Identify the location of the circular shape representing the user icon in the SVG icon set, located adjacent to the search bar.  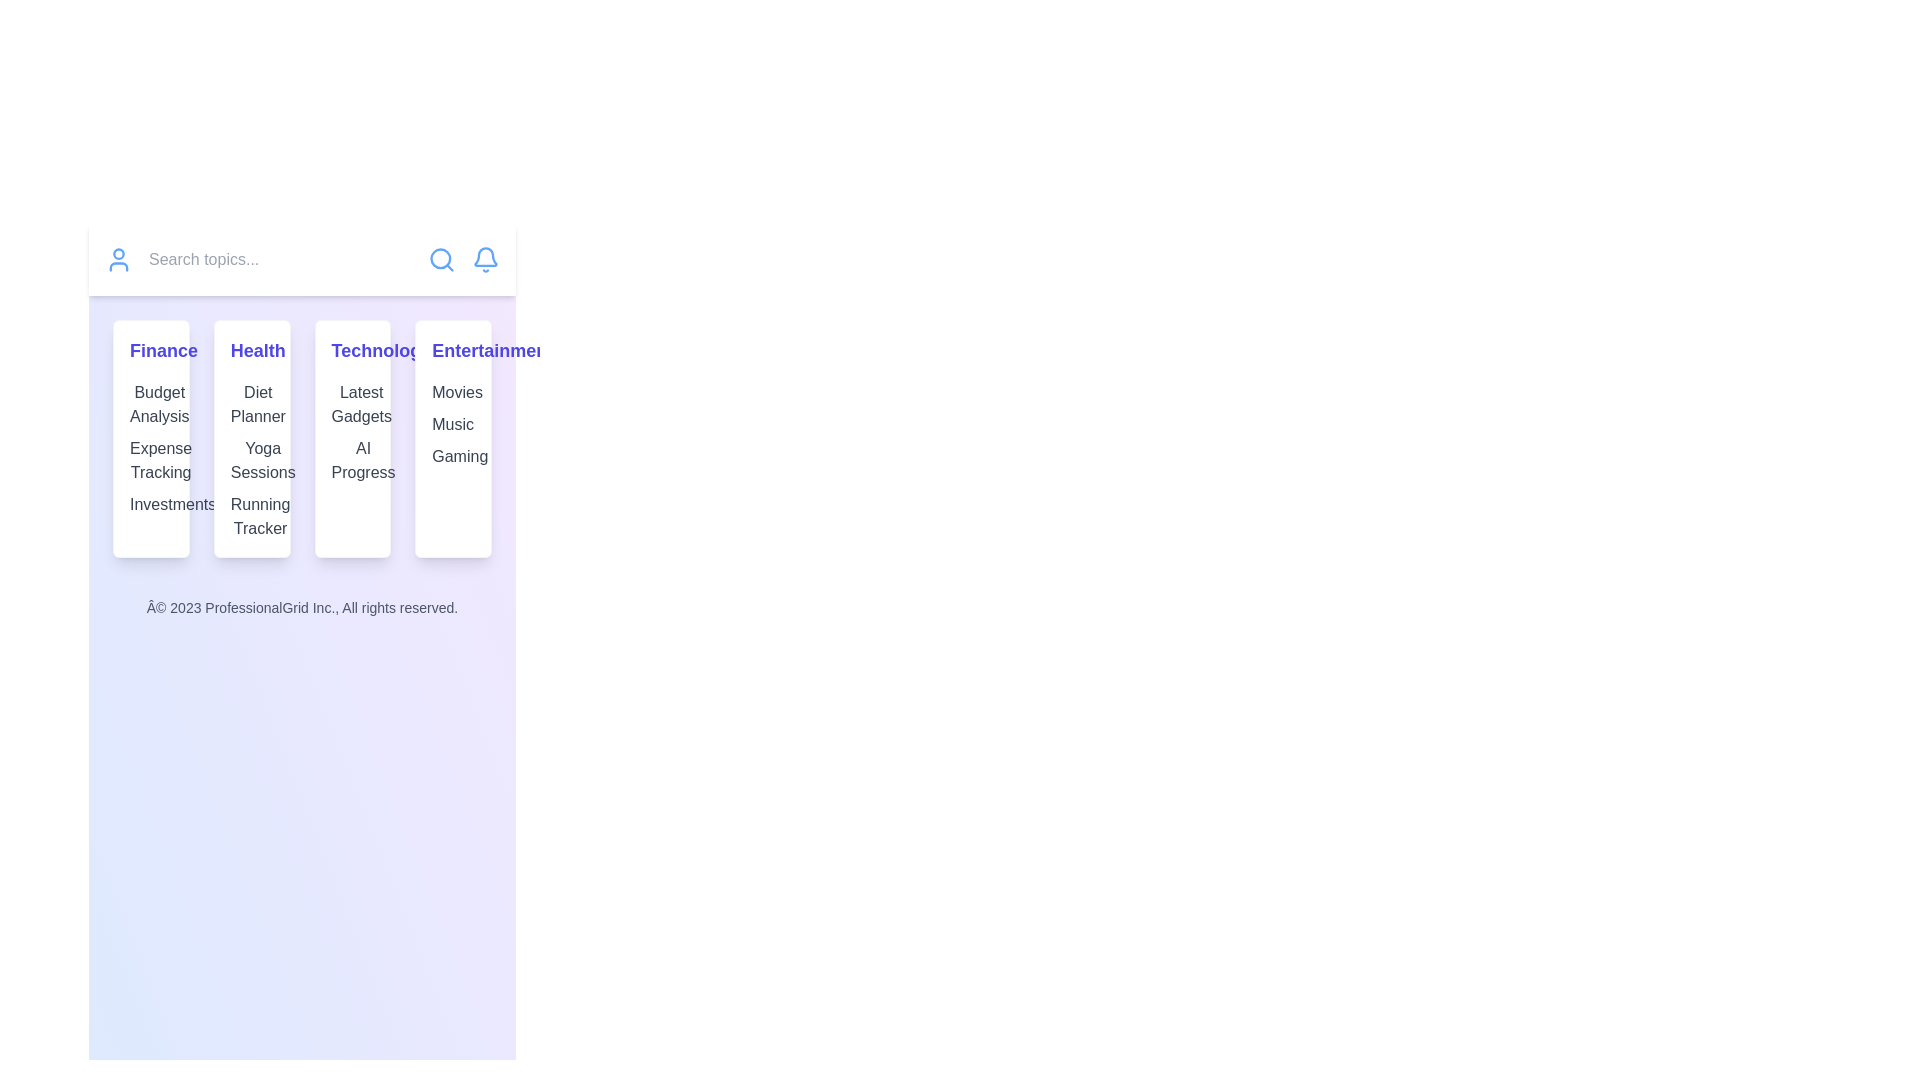
(118, 253).